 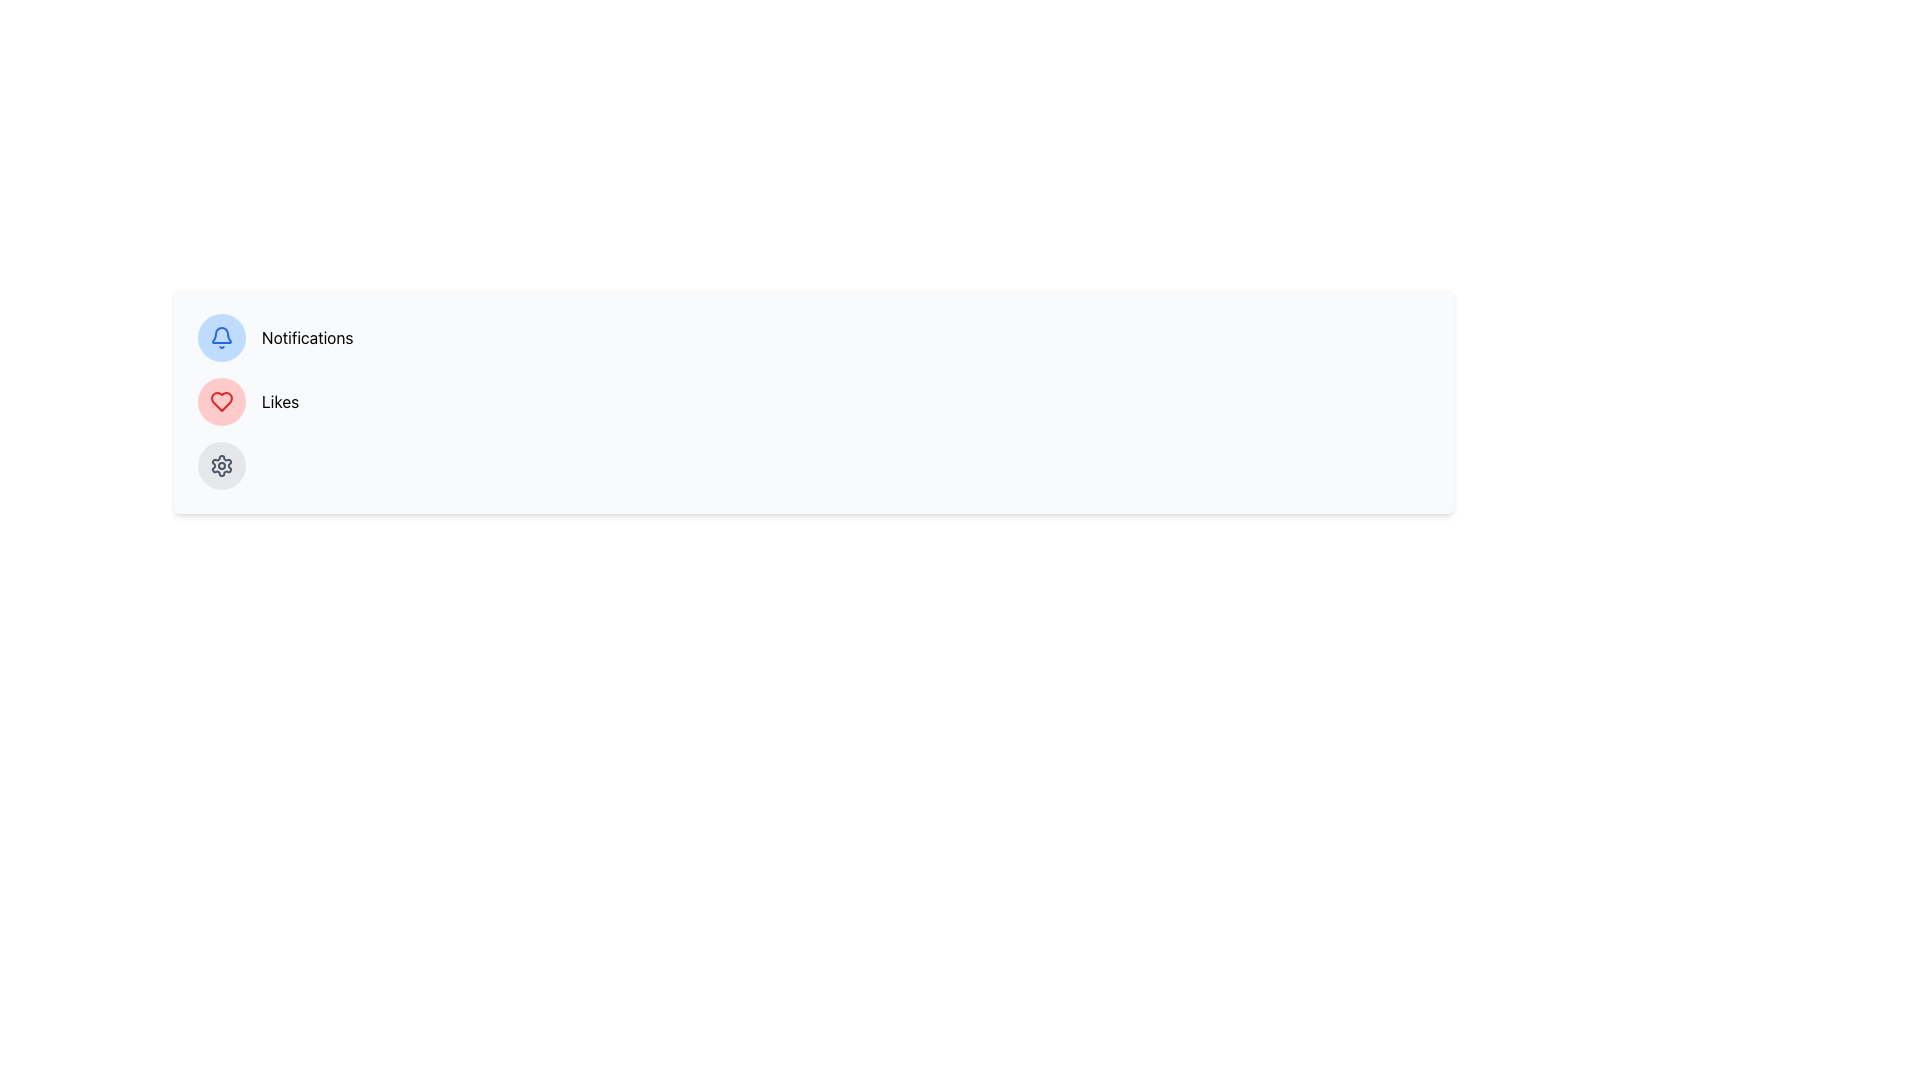 I want to click on the heart icon representing the 'Likes' feature, located inside the second circular button in the vertical list of three items on the left of the light-gray panel, so click(x=221, y=401).